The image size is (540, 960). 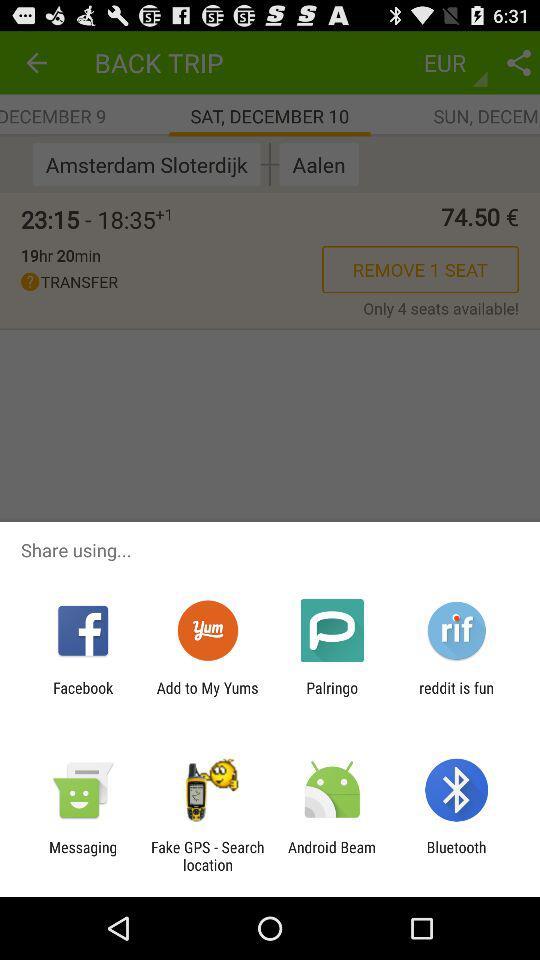 What do you see at coordinates (456, 696) in the screenshot?
I see `icon to the right of palringo icon` at bounding box center [456, 696].